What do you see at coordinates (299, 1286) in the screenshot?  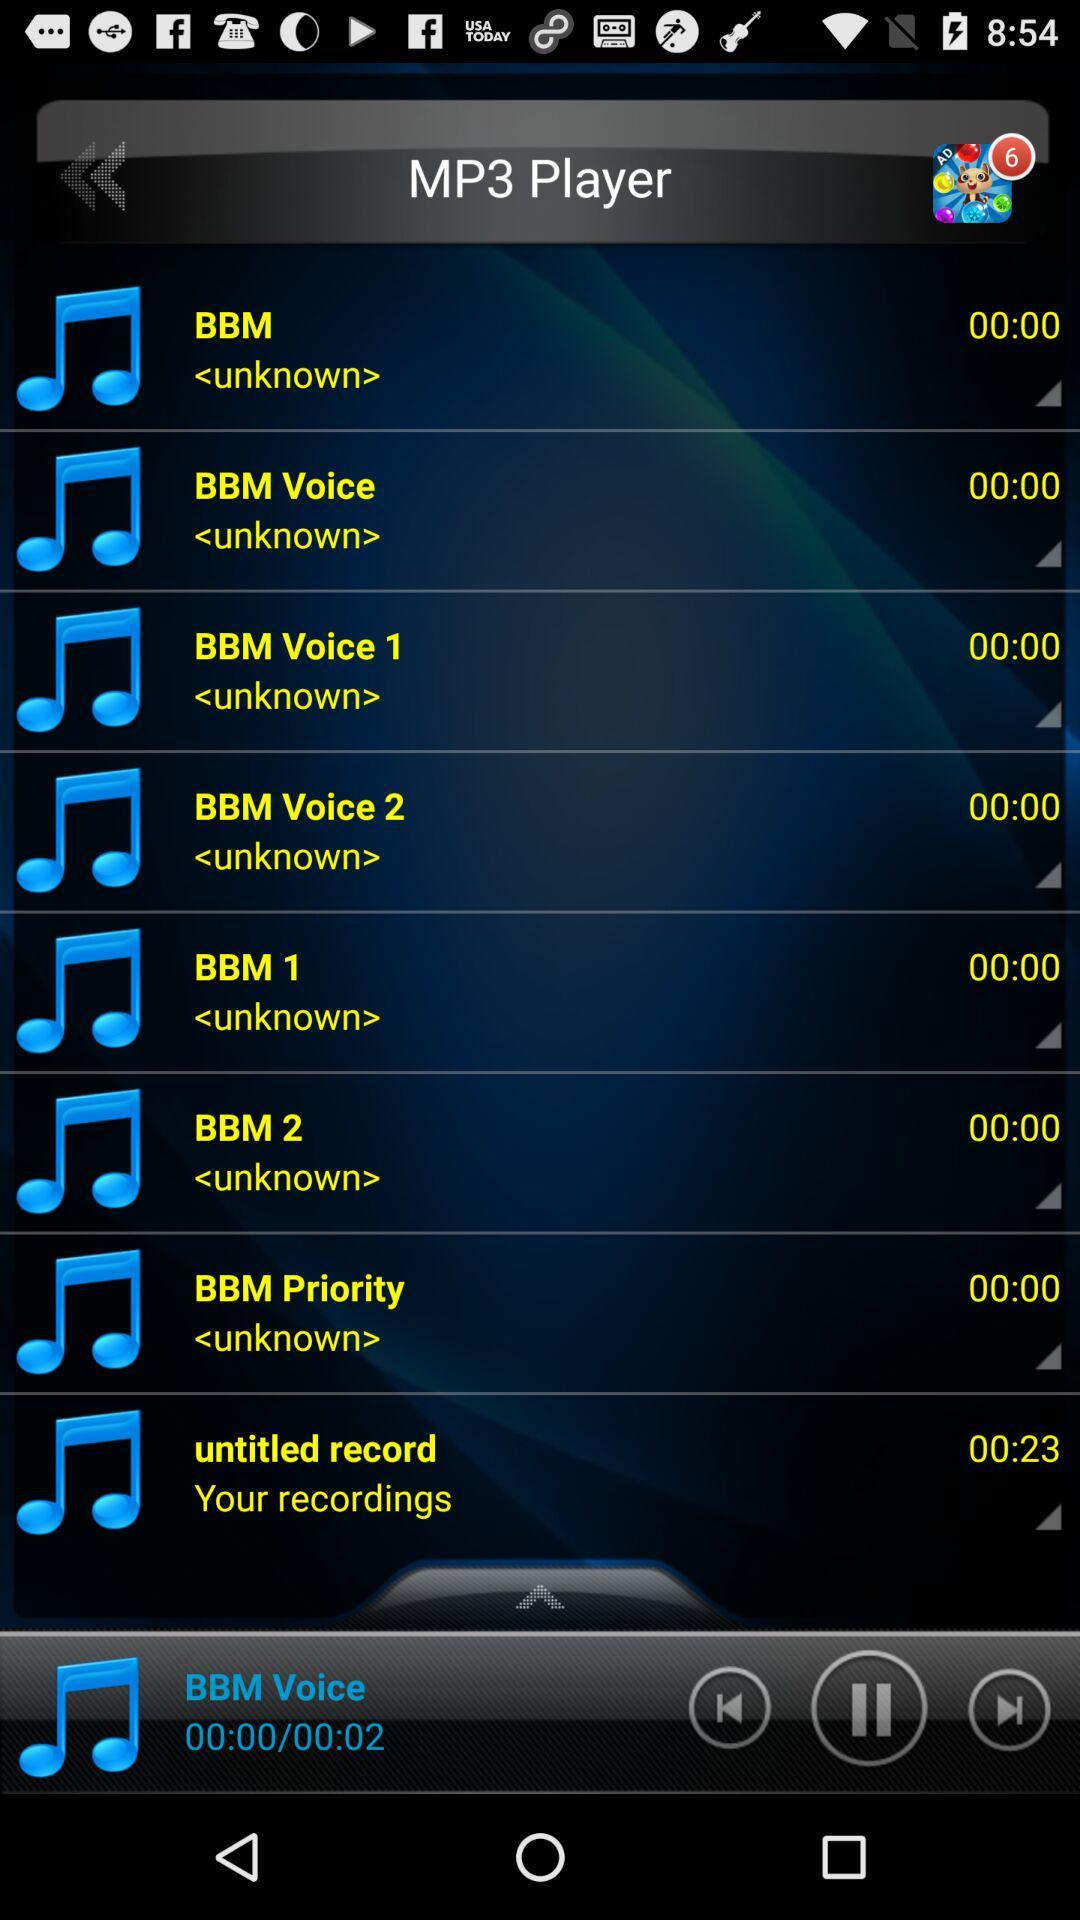 I see `app below <unknown>` at bounding box center [299, 1286].